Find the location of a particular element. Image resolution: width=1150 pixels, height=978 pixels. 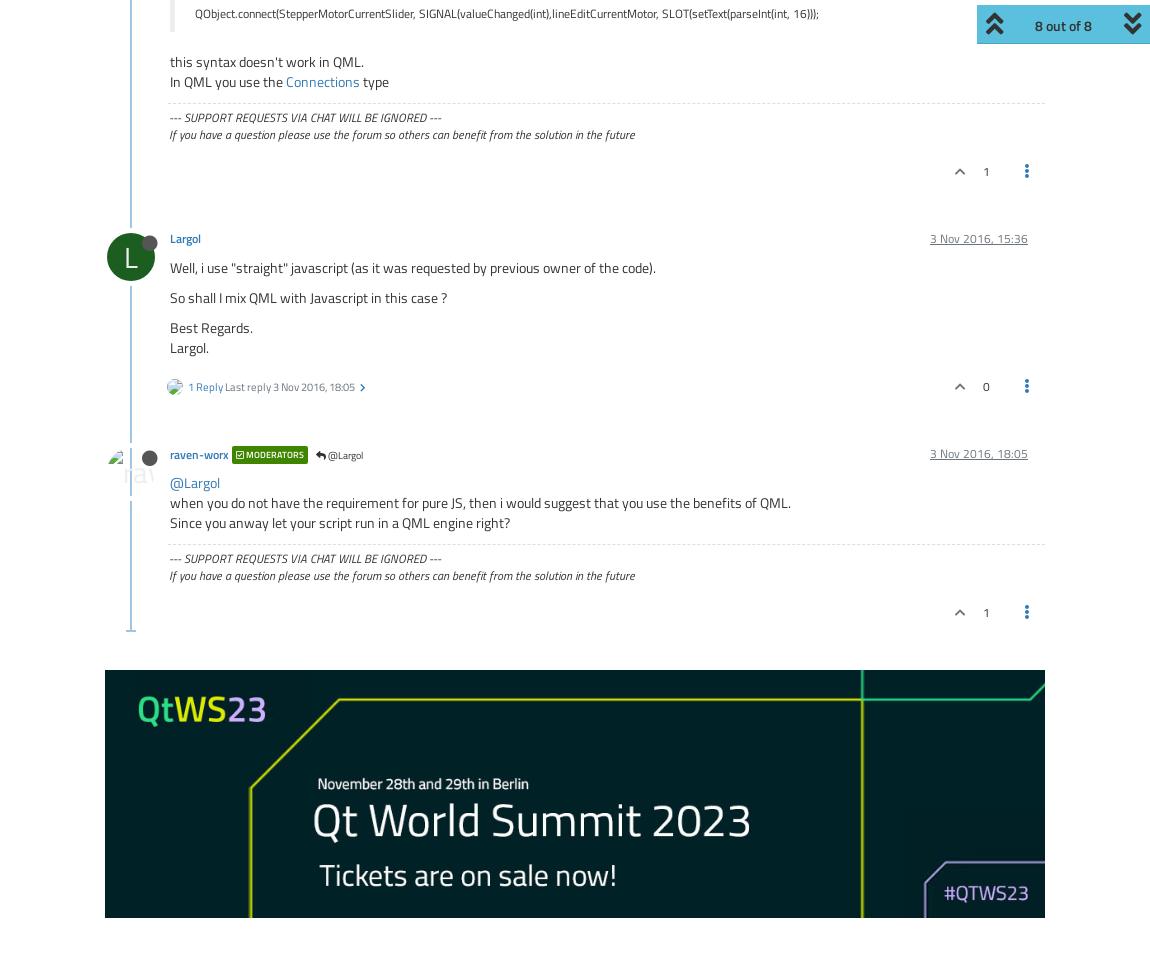

'3 Nov 2016, 15:36' is located at coordinates (978, 238).